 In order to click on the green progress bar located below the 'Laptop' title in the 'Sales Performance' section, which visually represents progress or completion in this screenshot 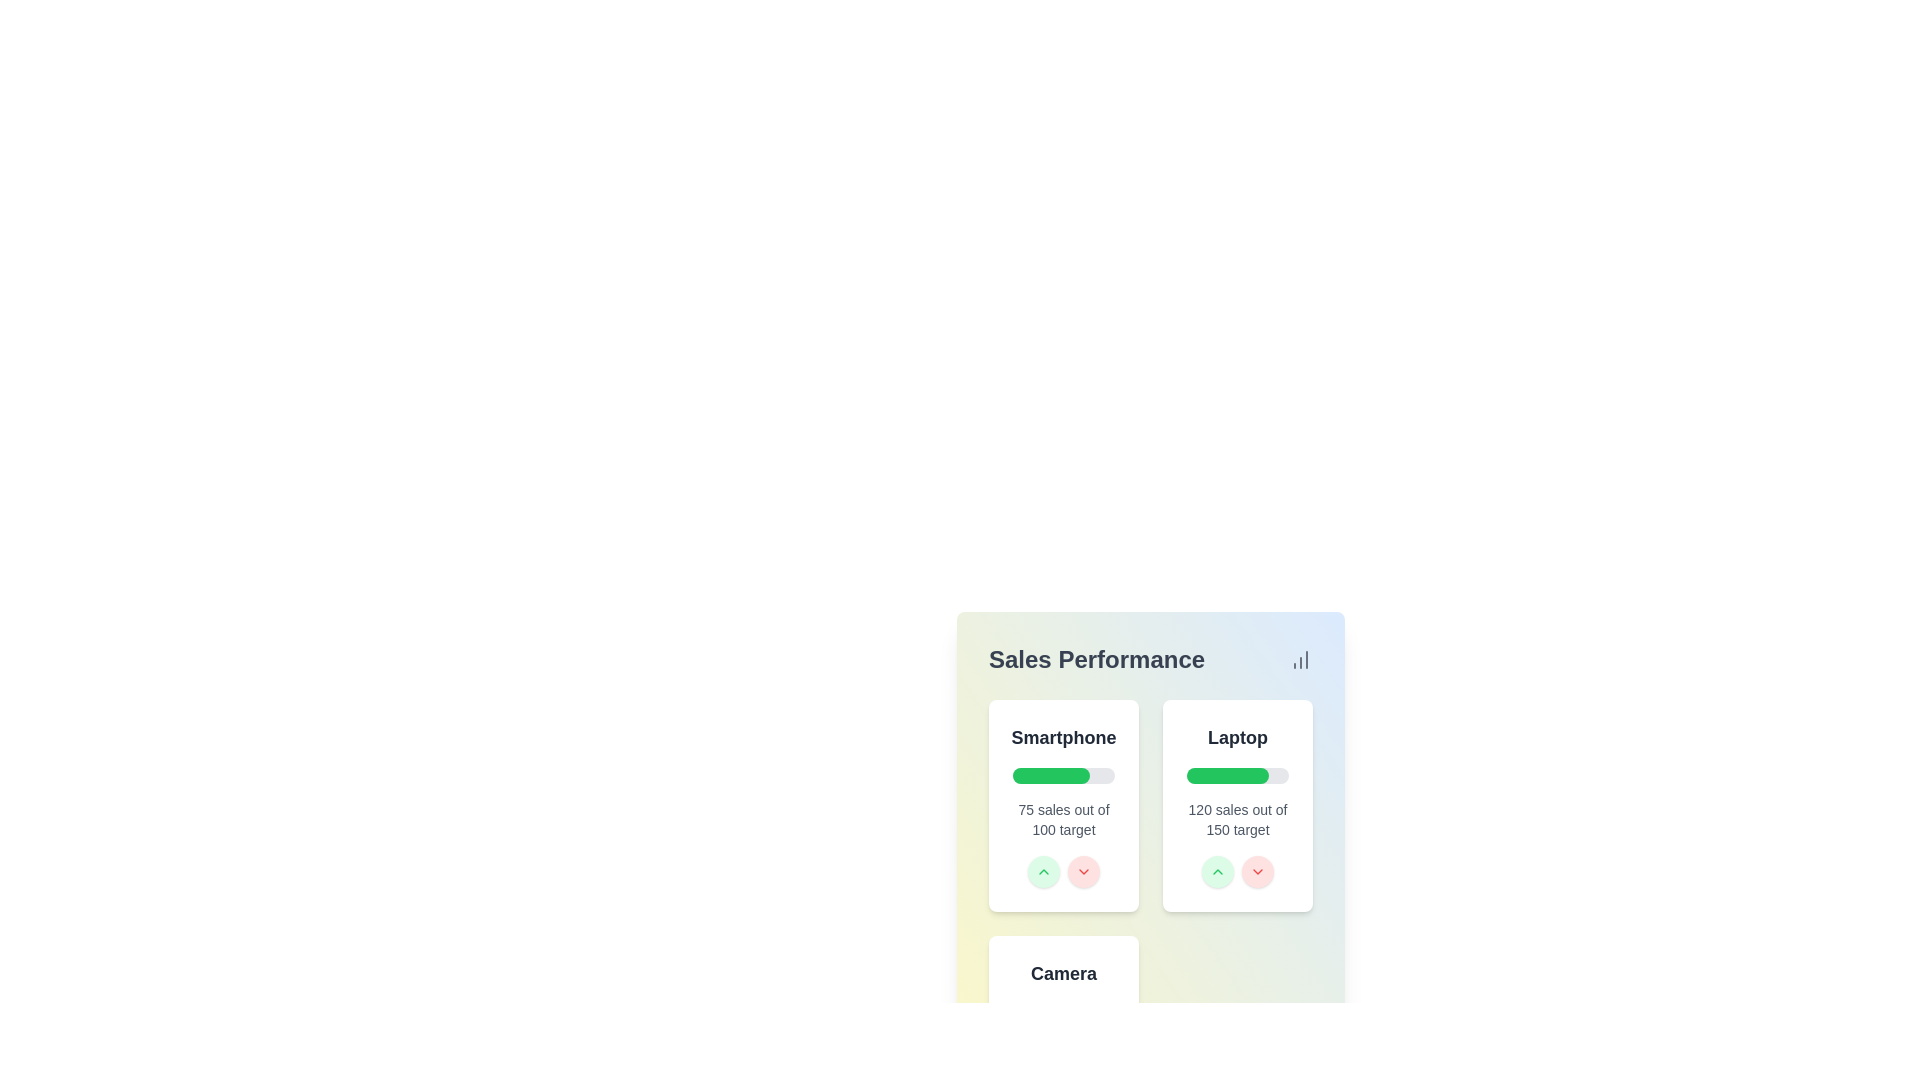, I will do `click(1226, 774)`.